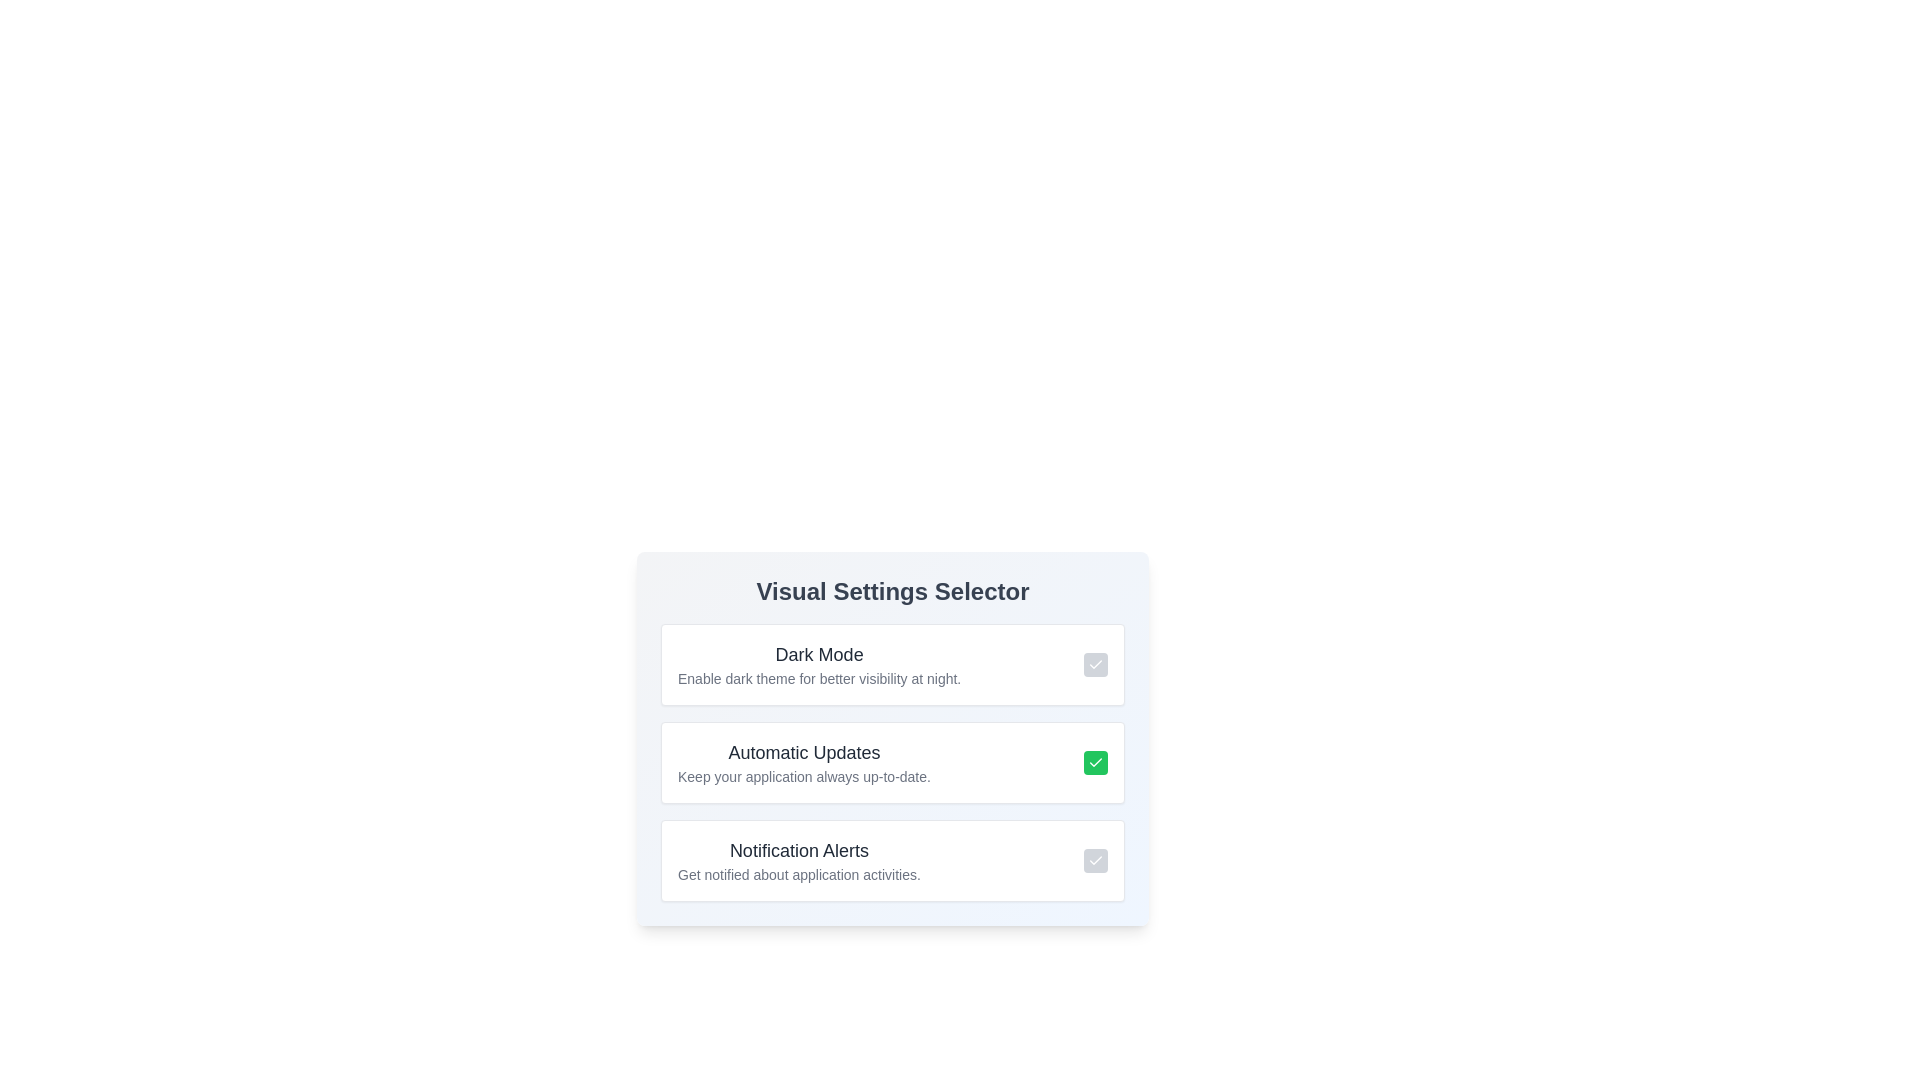 This screenshot has height=1080, width=1920. What do you see at coordinates (1094, 664) in the screenshot?
I see `the 'Dark Mode' toggle button` at bounding box center [1094, 664].